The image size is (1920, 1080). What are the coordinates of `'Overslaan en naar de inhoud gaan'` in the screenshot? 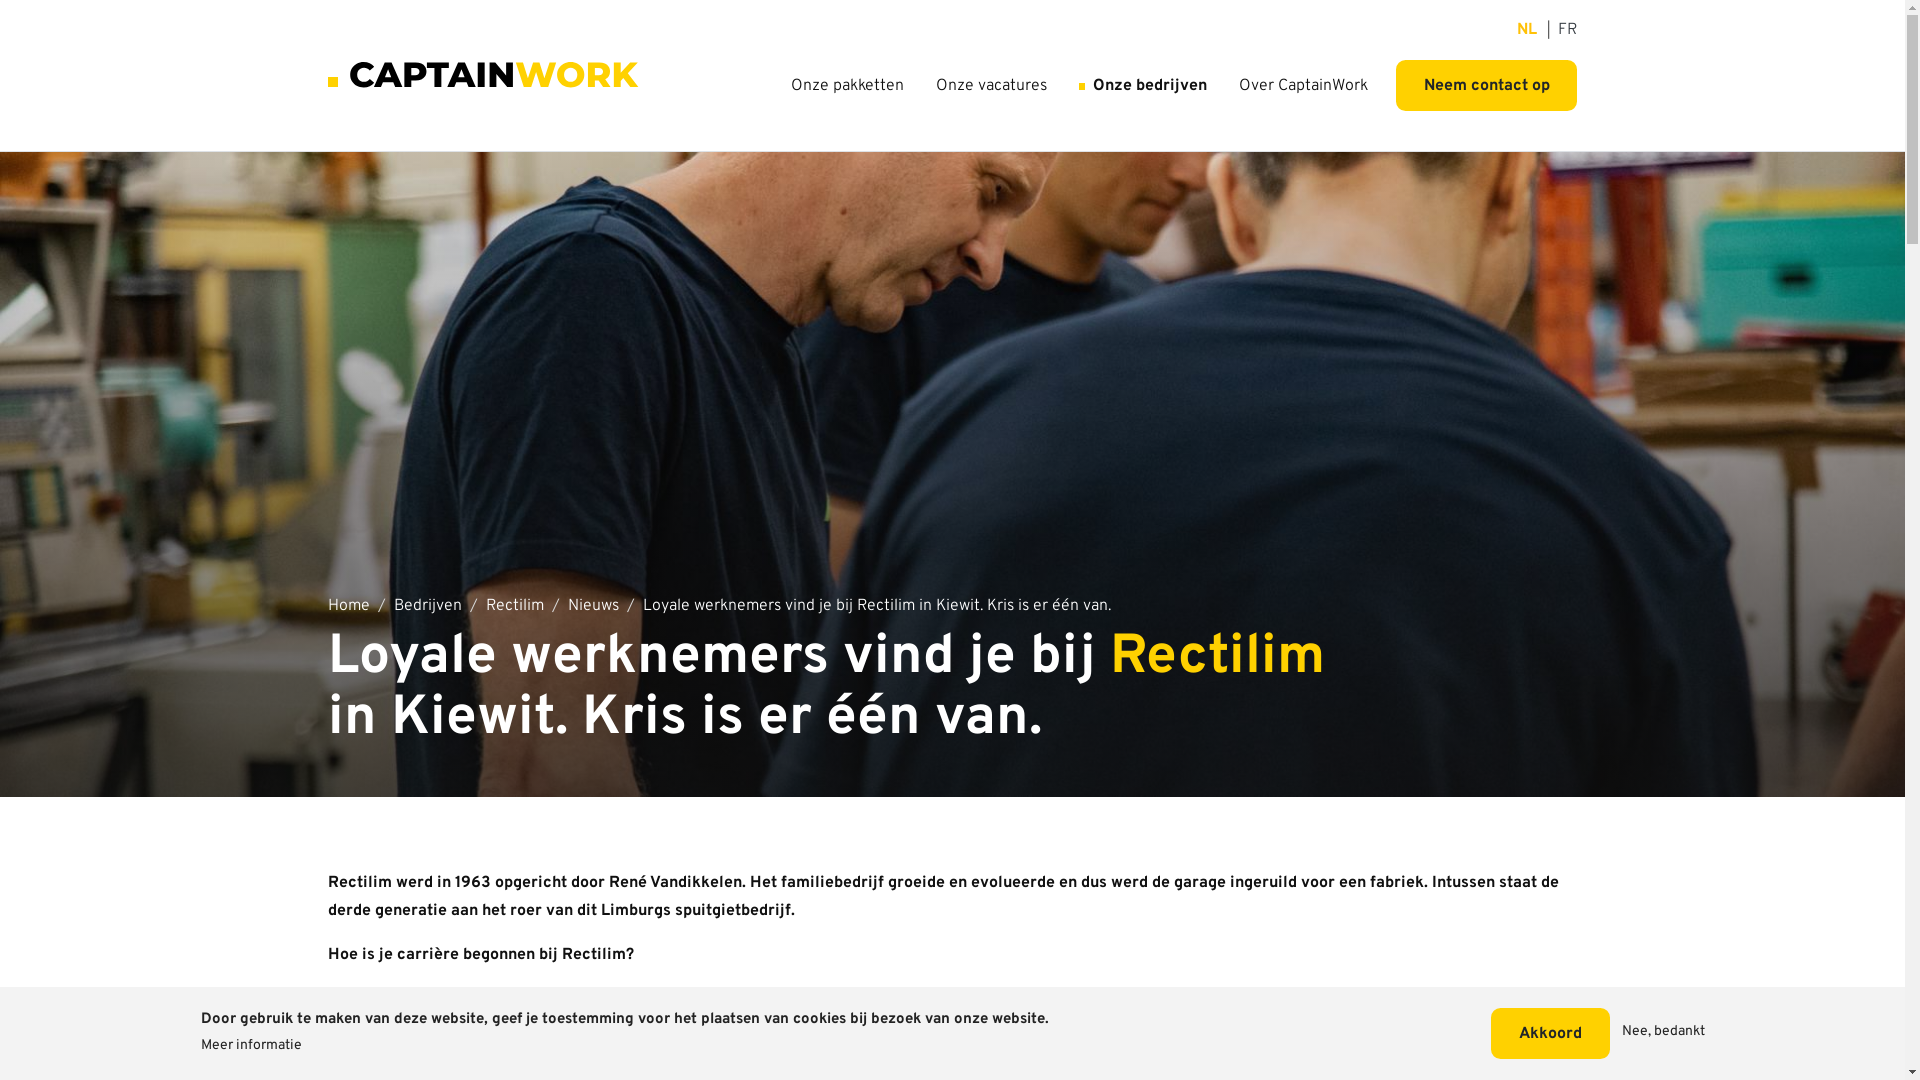 It's located at (951, 10).